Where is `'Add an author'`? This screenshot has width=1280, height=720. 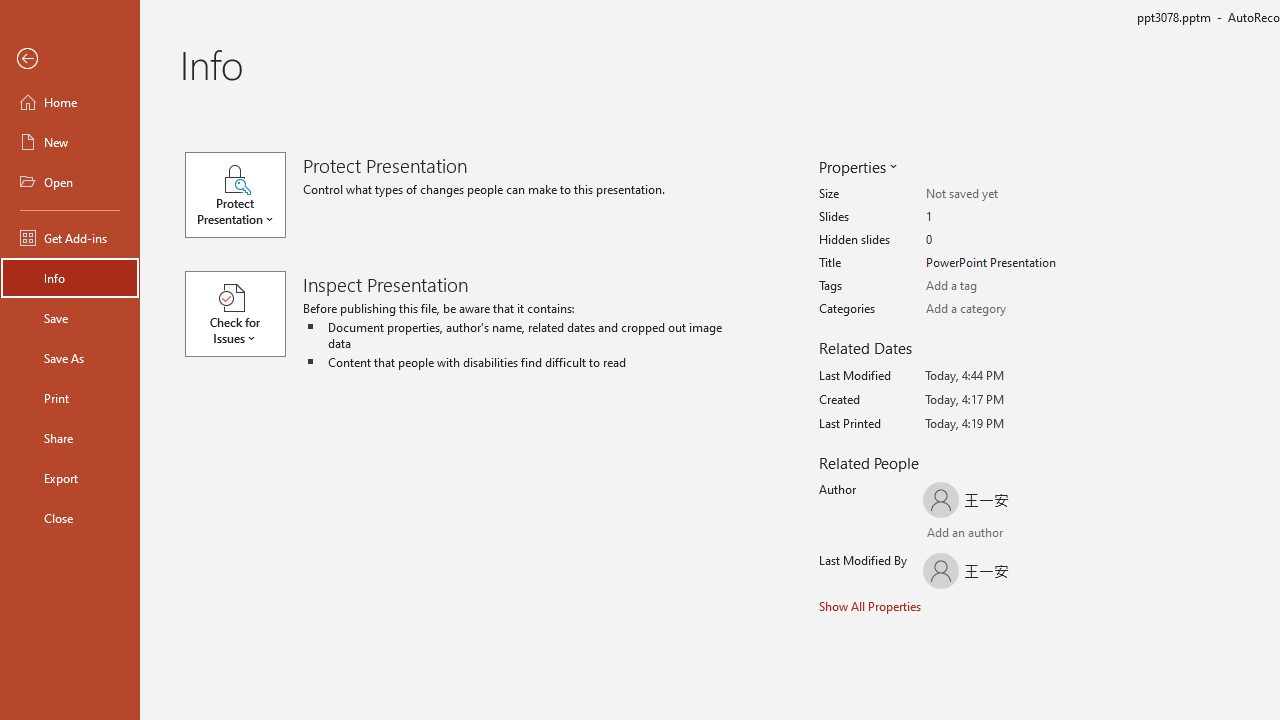
'Add an author' is located at coordinates (946, 533).